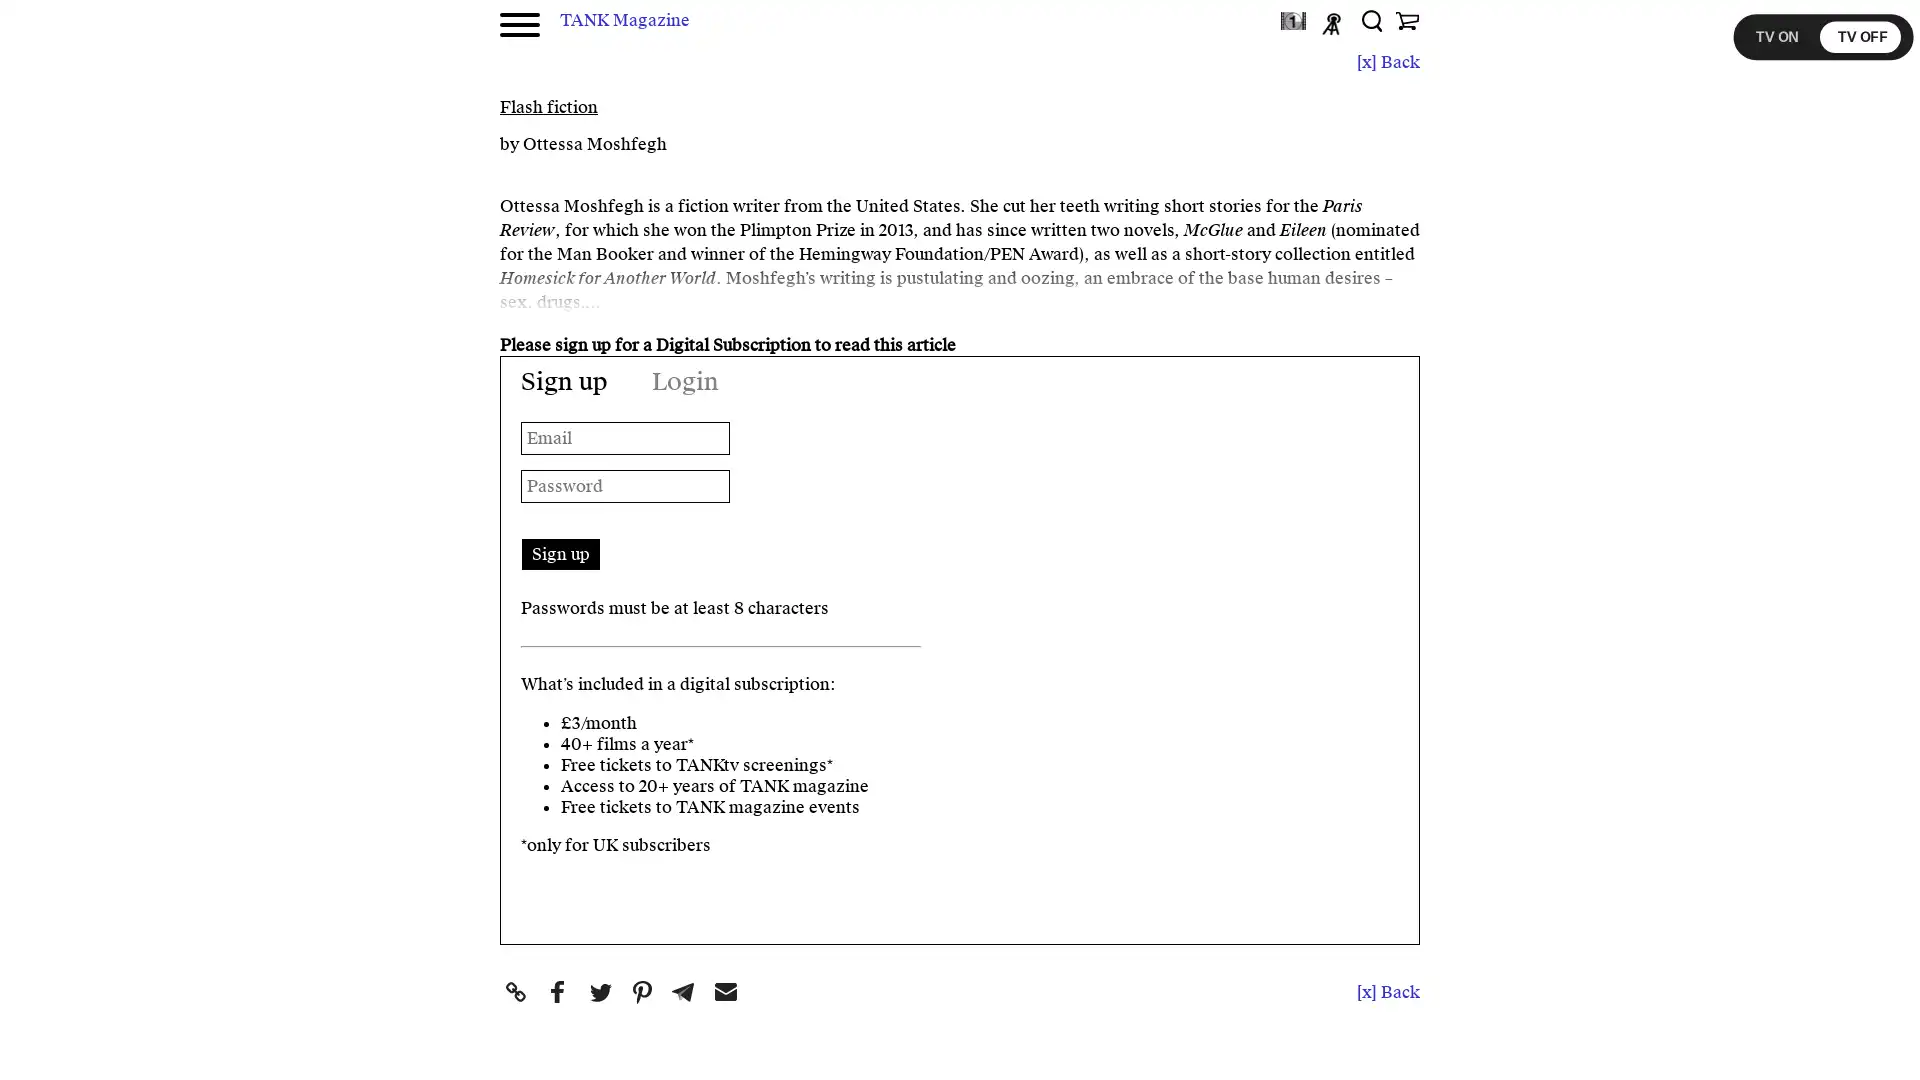 The height and width of the screenshot is (1080, 1920). Describe the element at coordinates (1334, 20) in the screenshot. I see `Podcast` at that location.